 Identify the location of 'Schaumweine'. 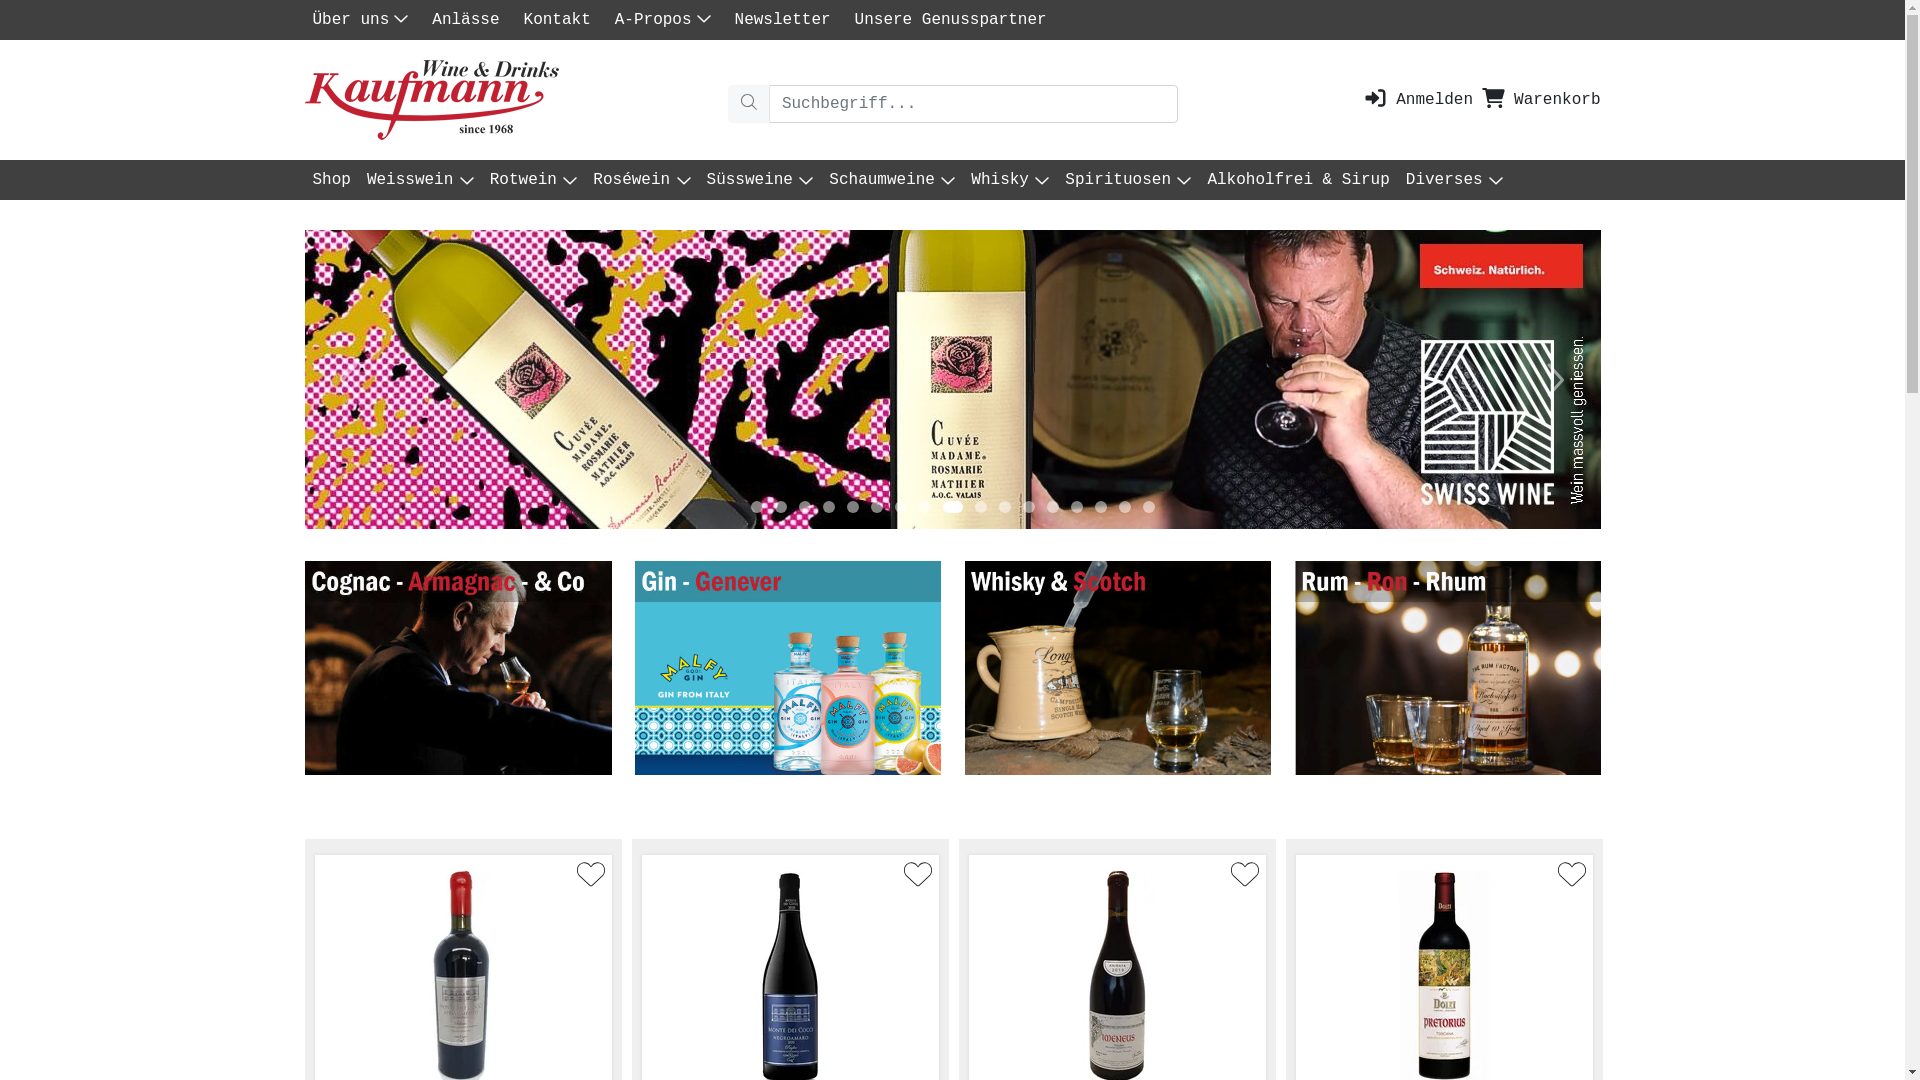
(891, 180).